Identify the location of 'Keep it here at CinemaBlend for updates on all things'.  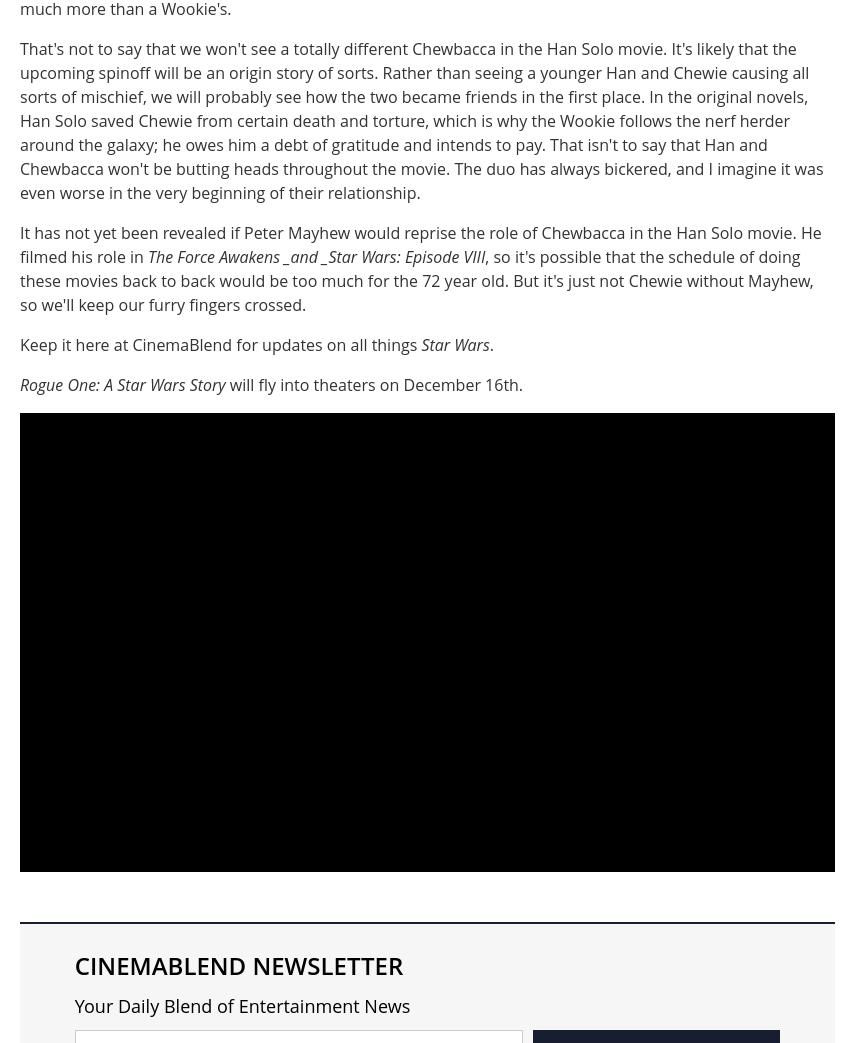
(220, 344).